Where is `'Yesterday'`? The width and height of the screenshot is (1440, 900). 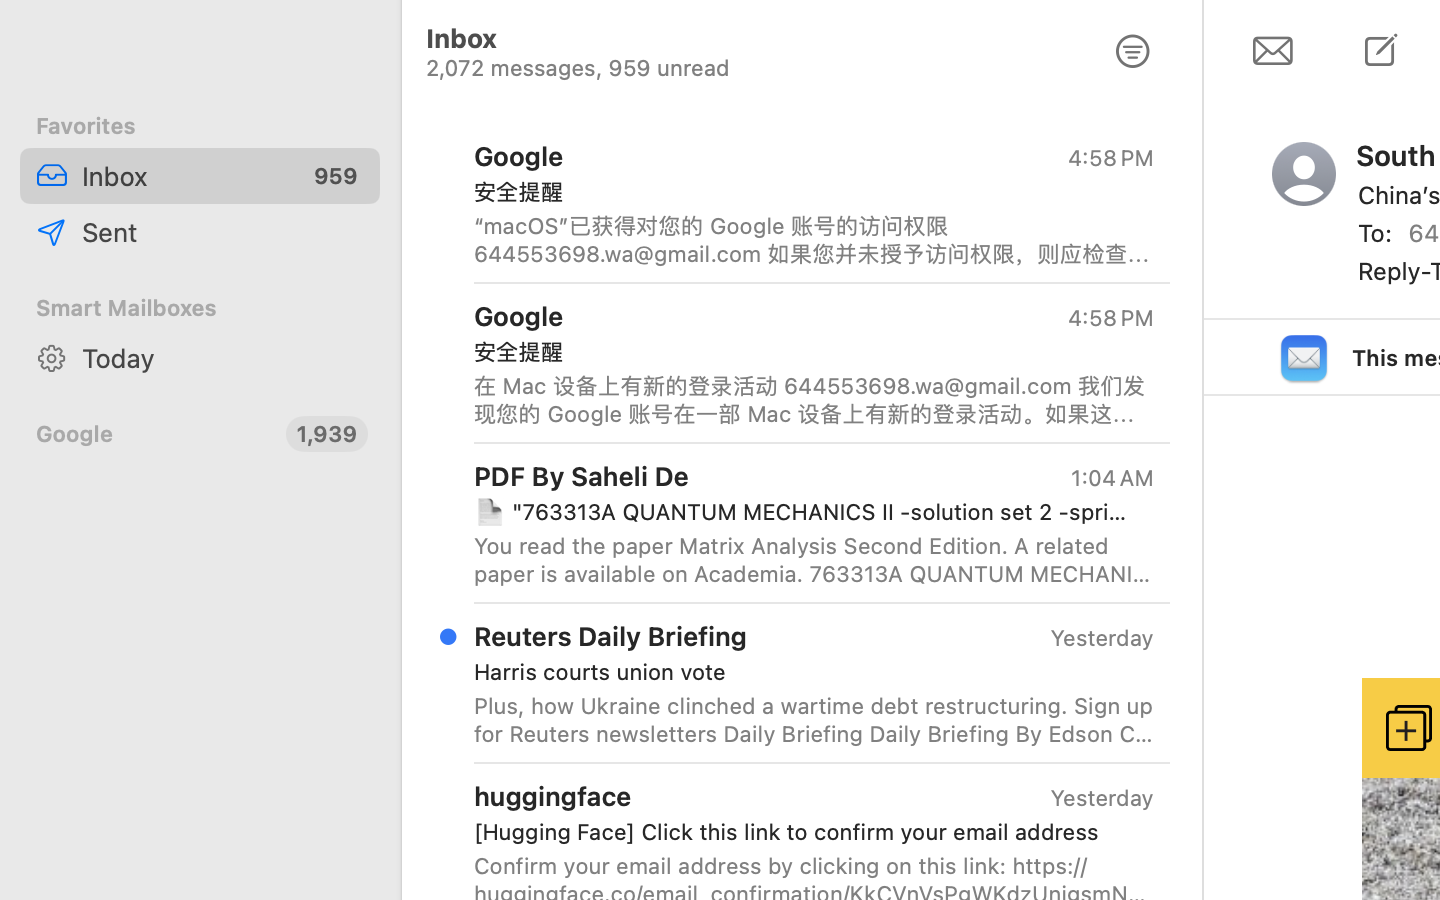
'Yesterday' is located at coordinates (1101, 638).